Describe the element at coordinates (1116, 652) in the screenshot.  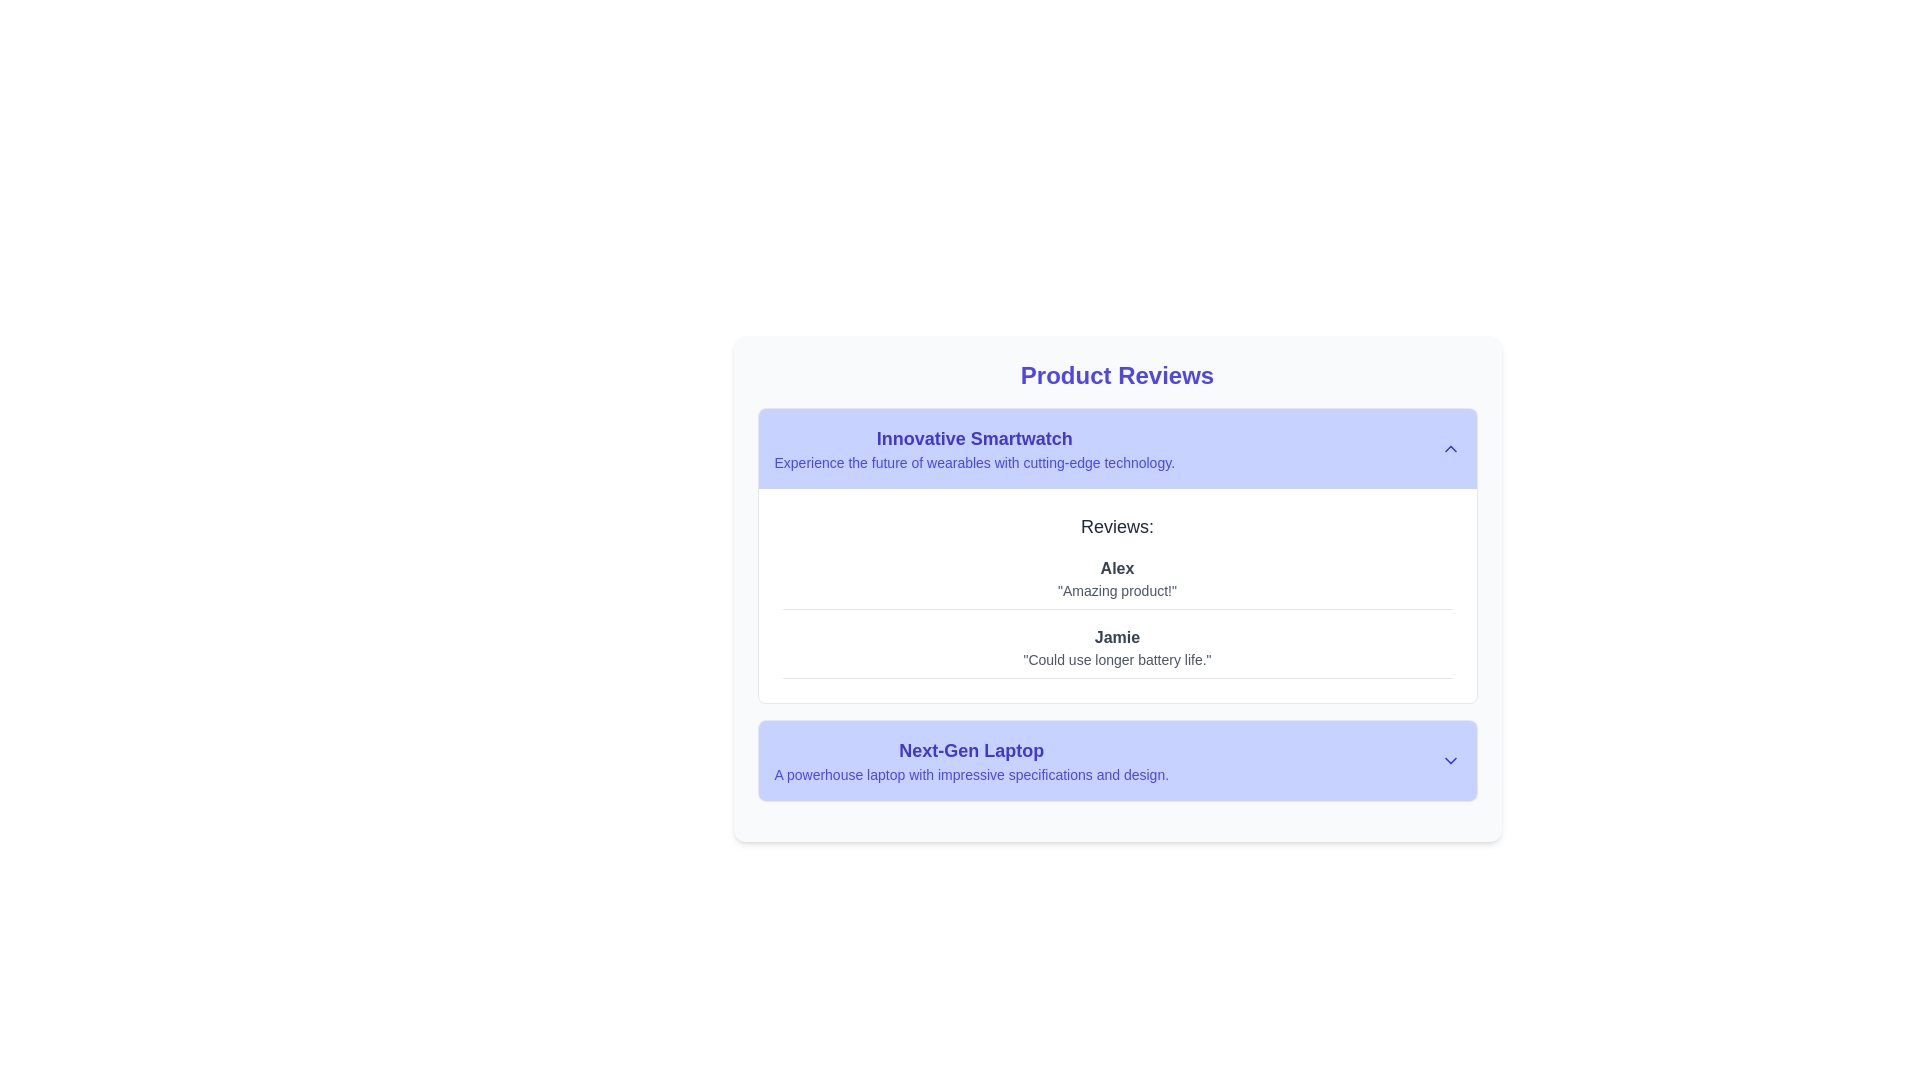
I see `the second review entry in the 'Reviews:' section, which consists of a reviewer name and their comment` at that location.